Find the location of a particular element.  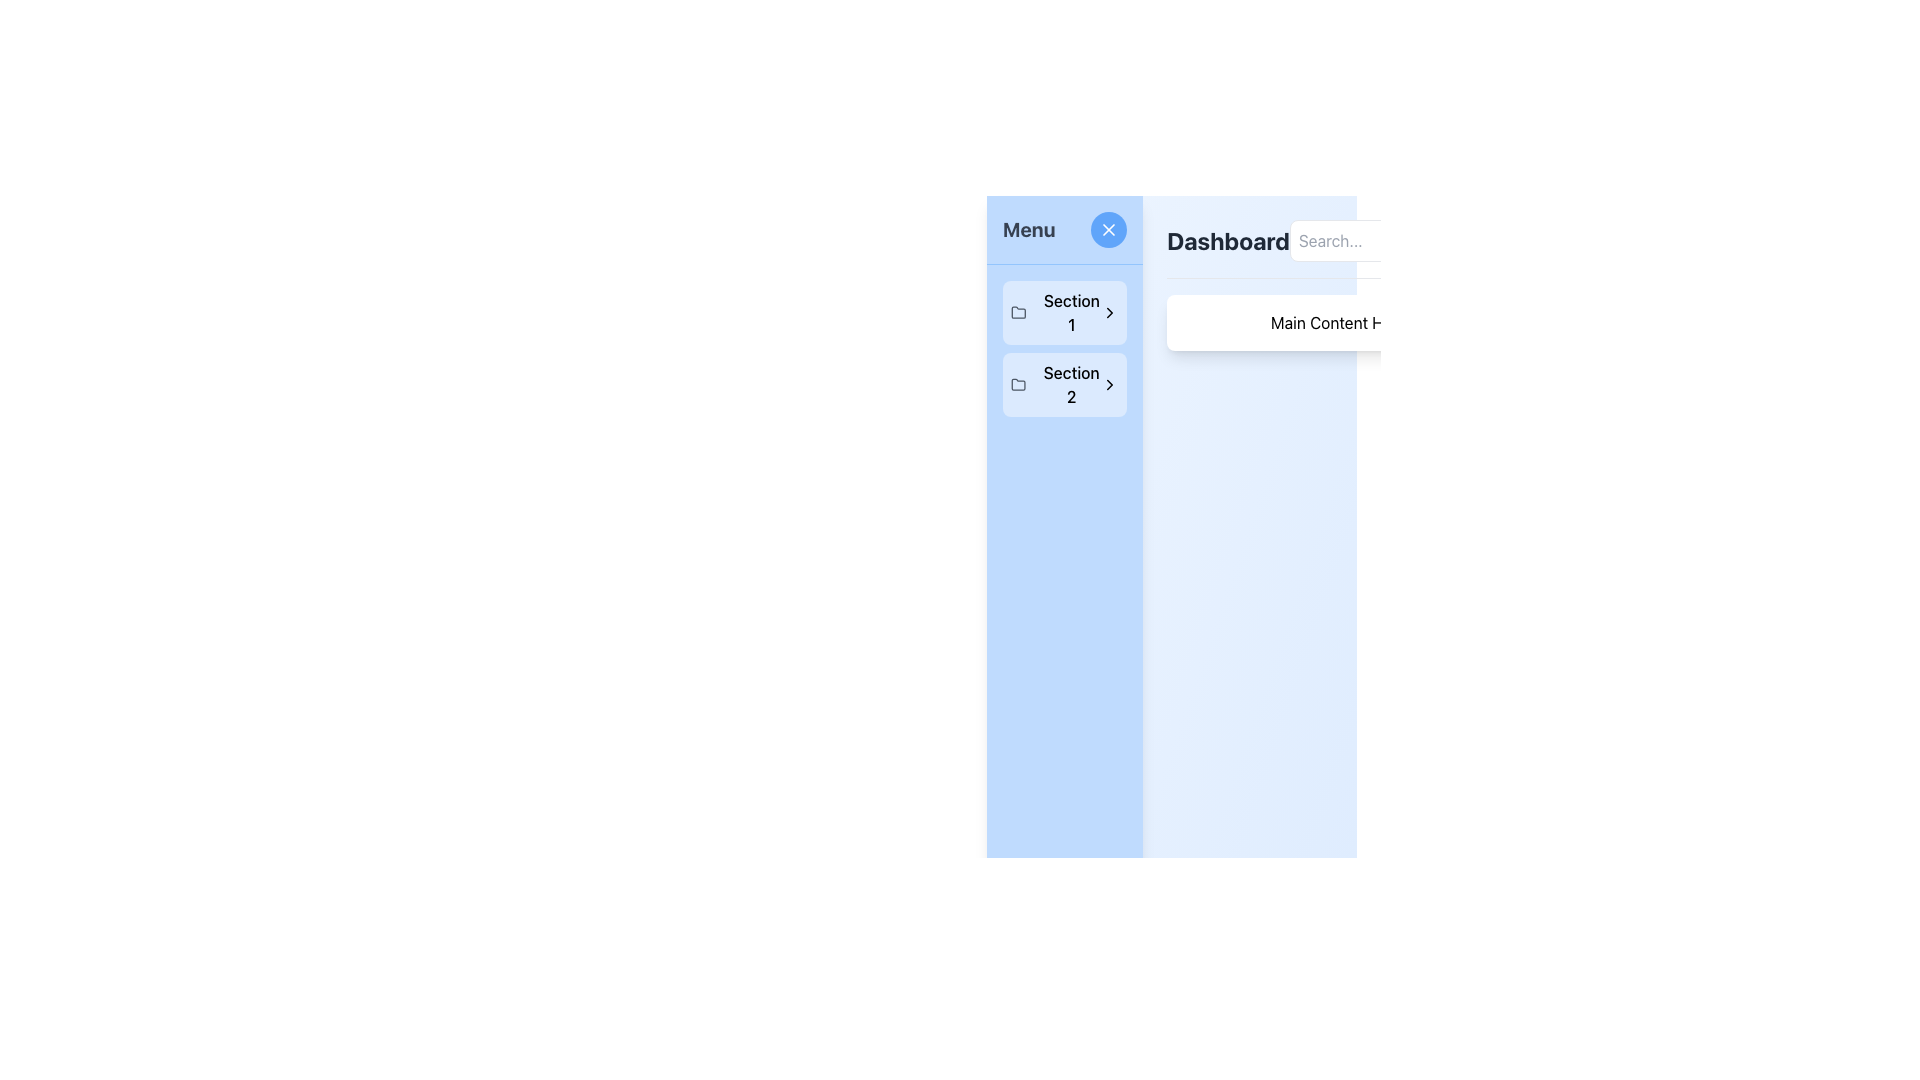

the 'Section 2' menu item button in the navigation sidebar is located at coordinates (1064, 385).